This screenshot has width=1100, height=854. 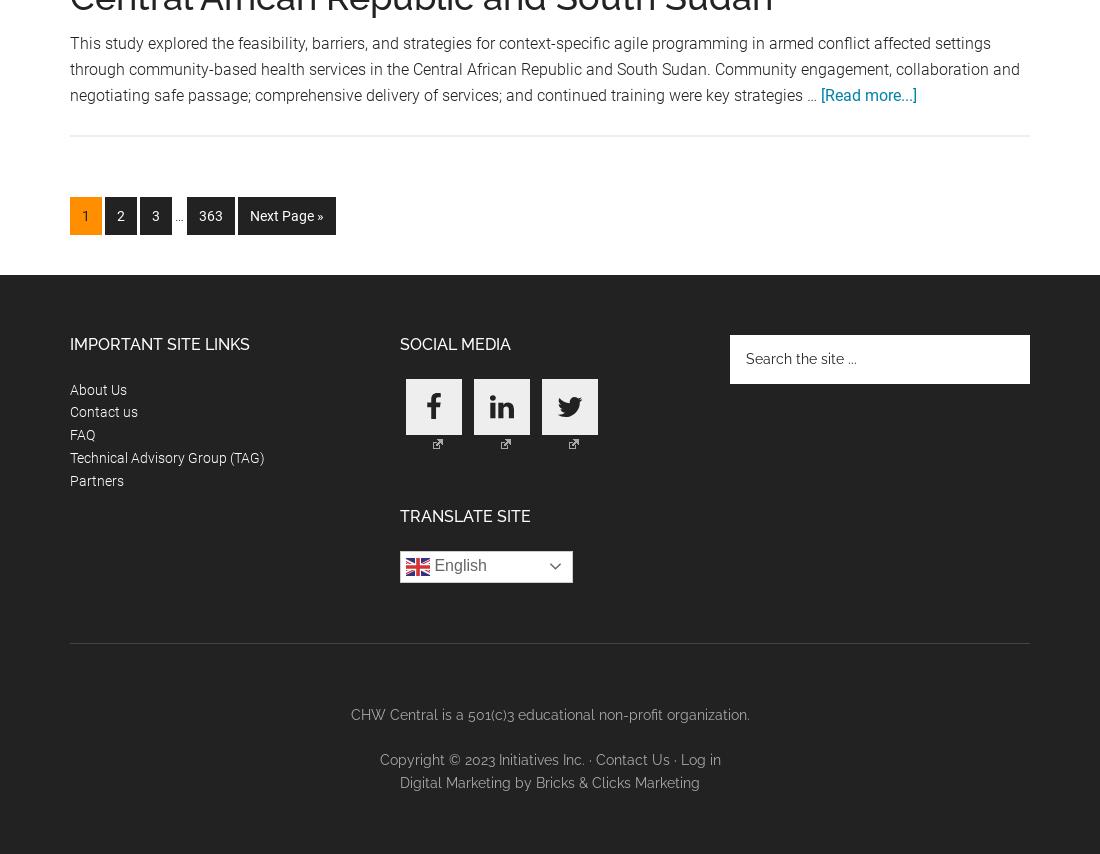 What do you see at coordinates (550, 782) in the screenshot?
I see `'Digital Marketing by Bricks & Clicks Marketing'` at bounding box center [550, 782].